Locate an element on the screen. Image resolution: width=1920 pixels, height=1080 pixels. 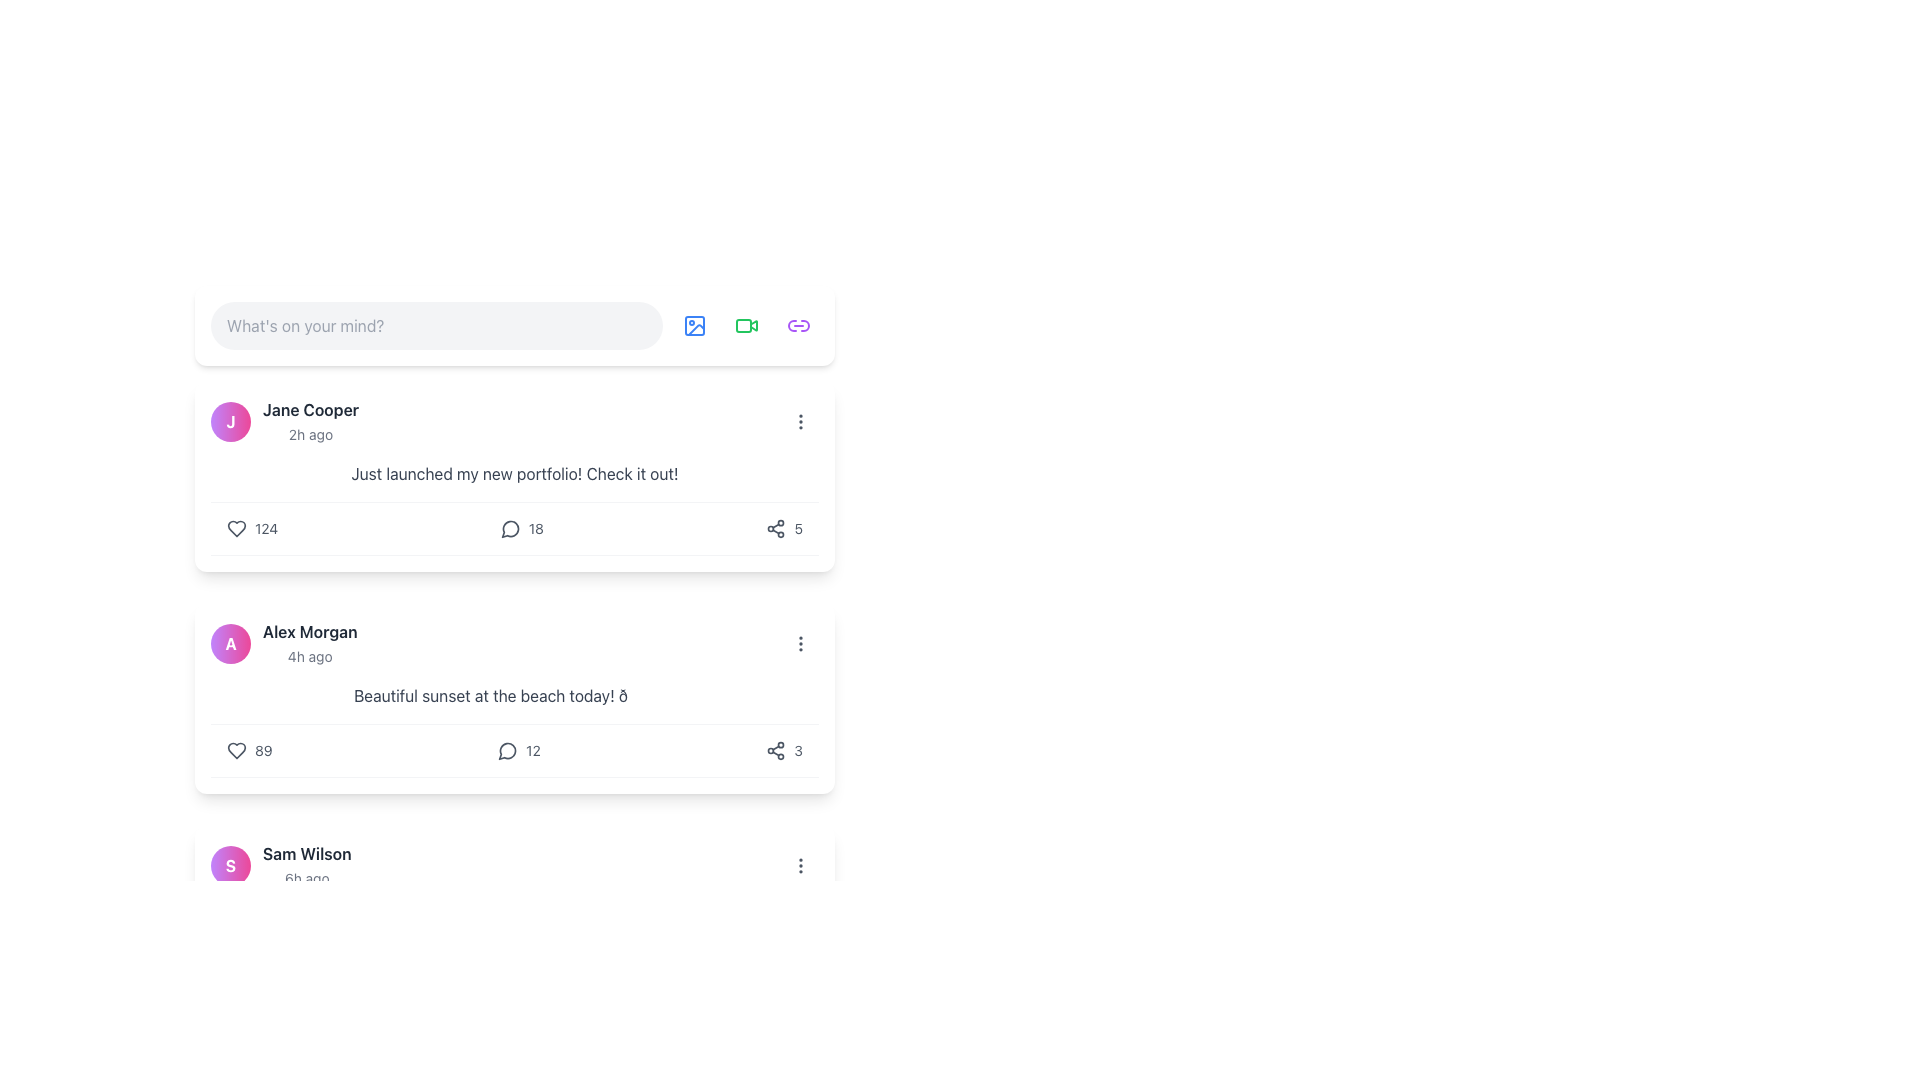
the like button located at the bottom-left corner of the post by 'Alex Morgan' to indicate appreciation for the post is located at coordinates (248, 751).